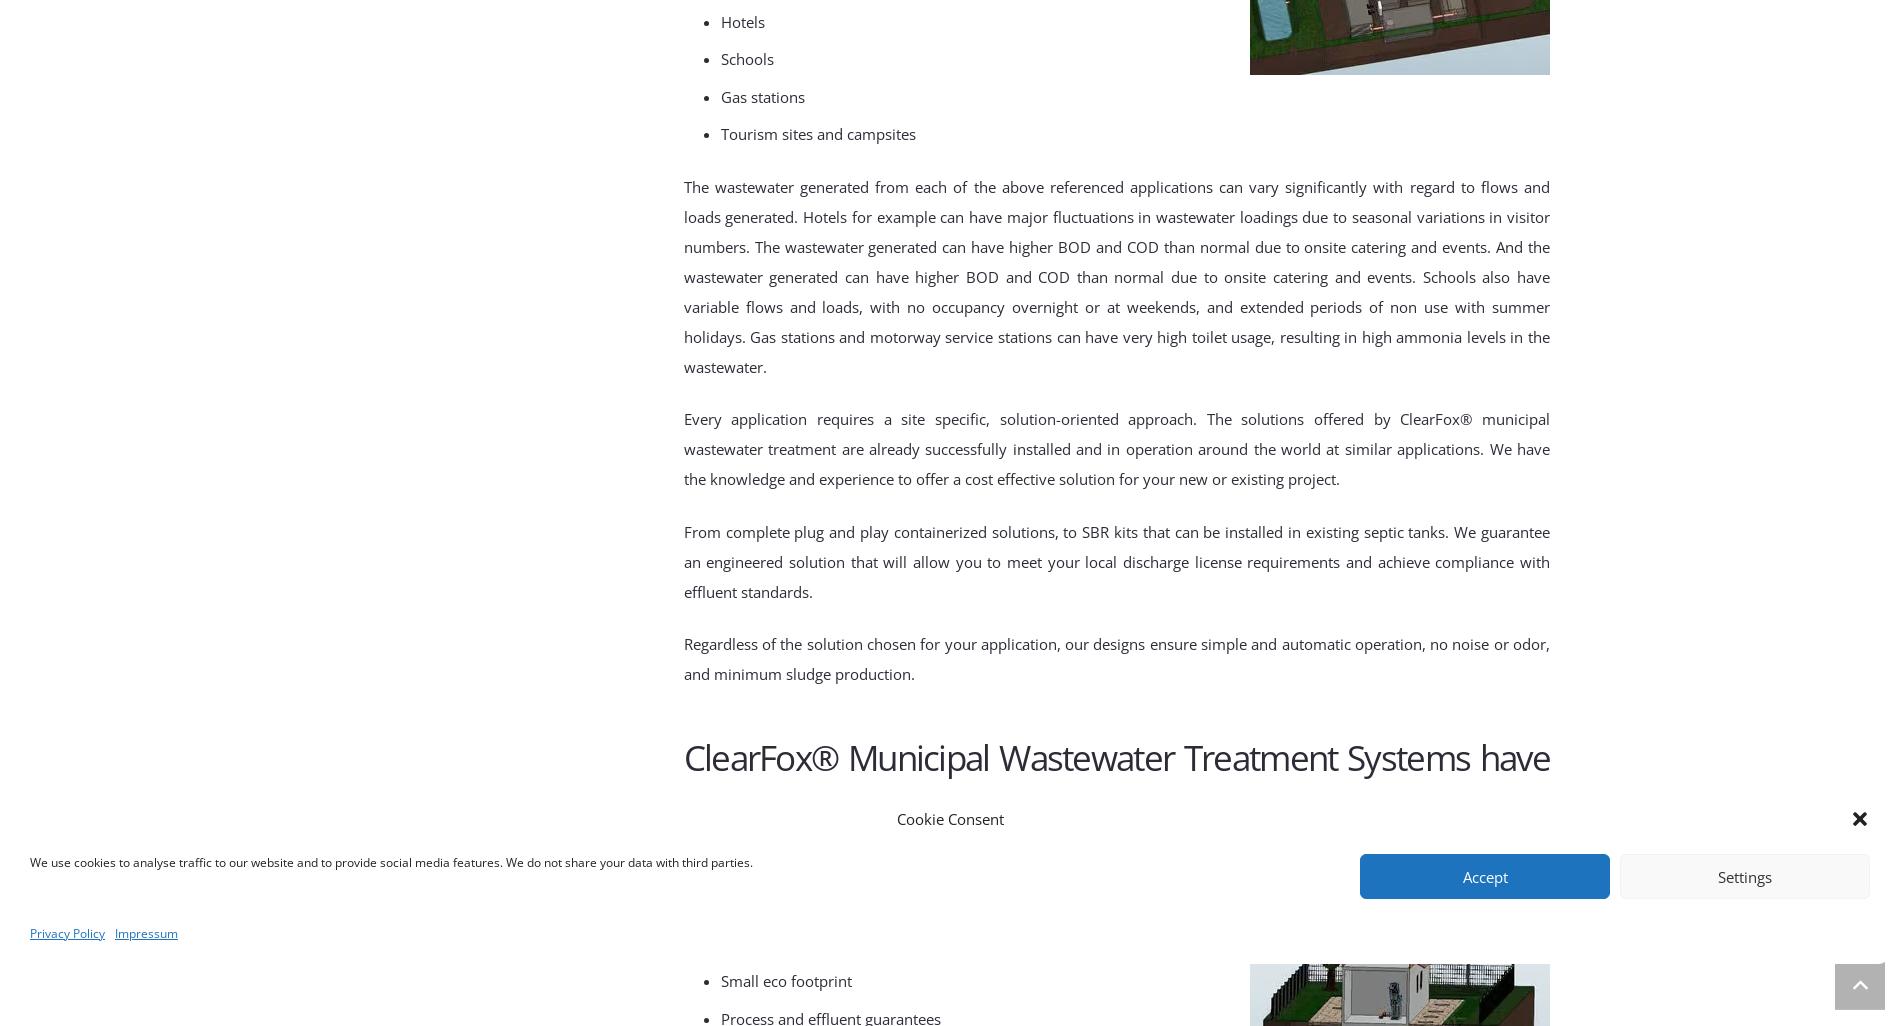  I want to click on 'Small eco footprint', so click(720, 979).